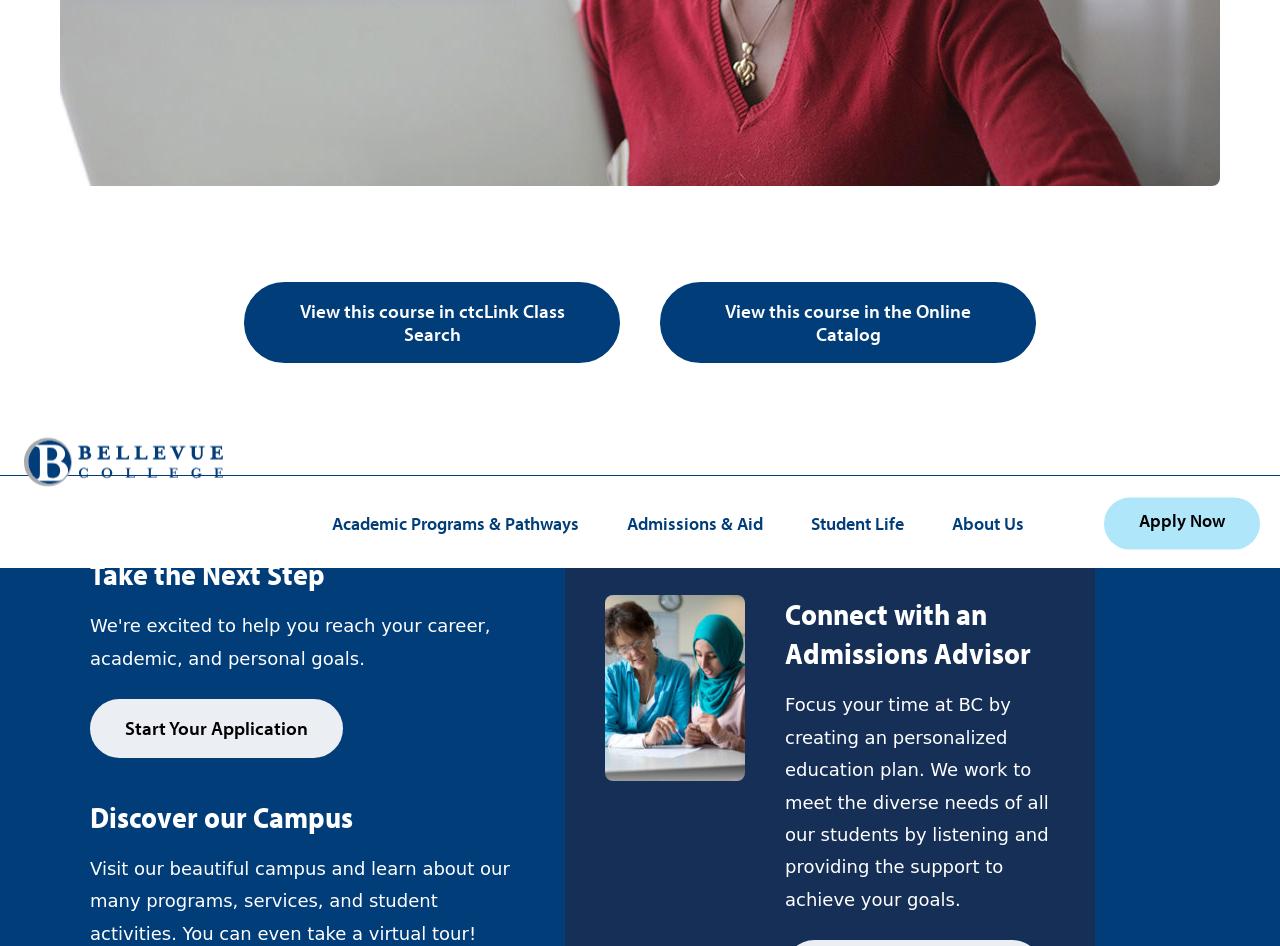 The image size is (1280, 946). I want to click on 'Bellevue College', so click(567, 145).